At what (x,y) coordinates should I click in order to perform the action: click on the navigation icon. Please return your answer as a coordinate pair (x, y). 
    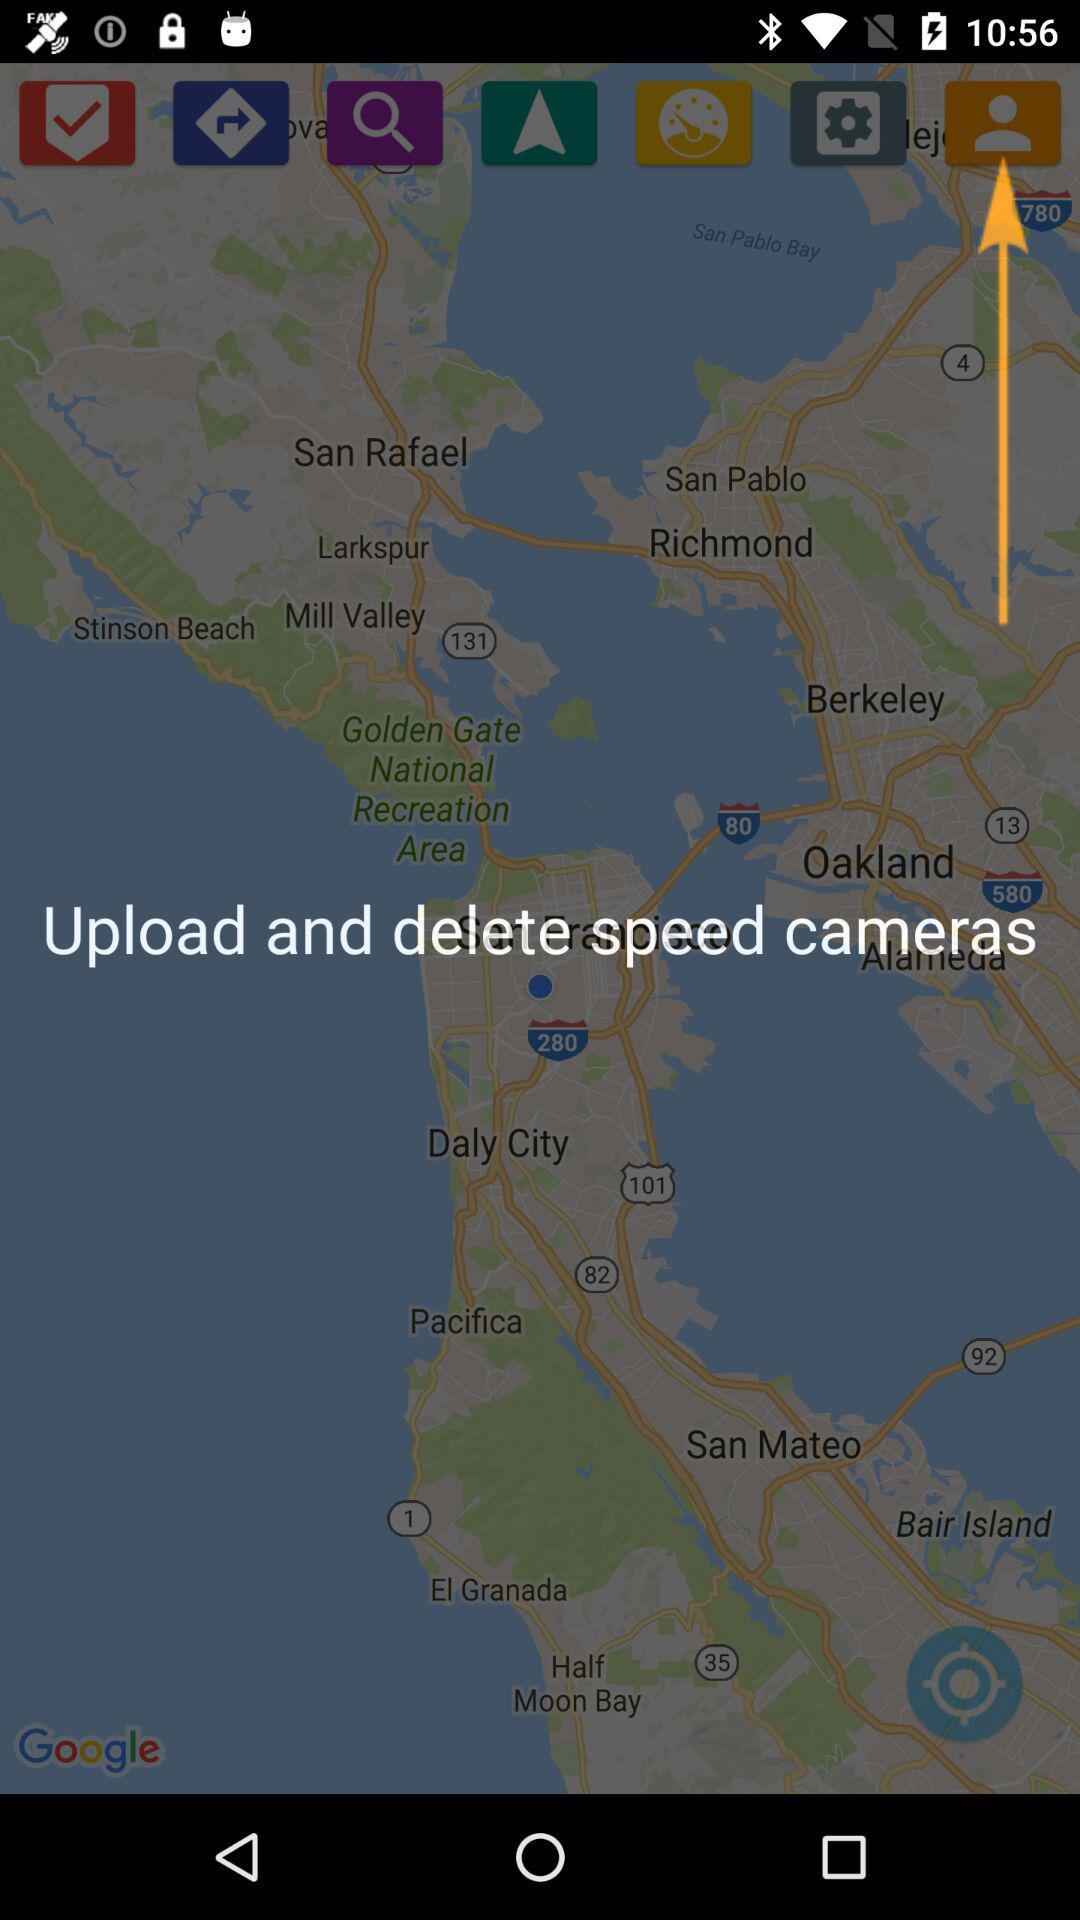
    Looking at the image, I should click on (538, 121).